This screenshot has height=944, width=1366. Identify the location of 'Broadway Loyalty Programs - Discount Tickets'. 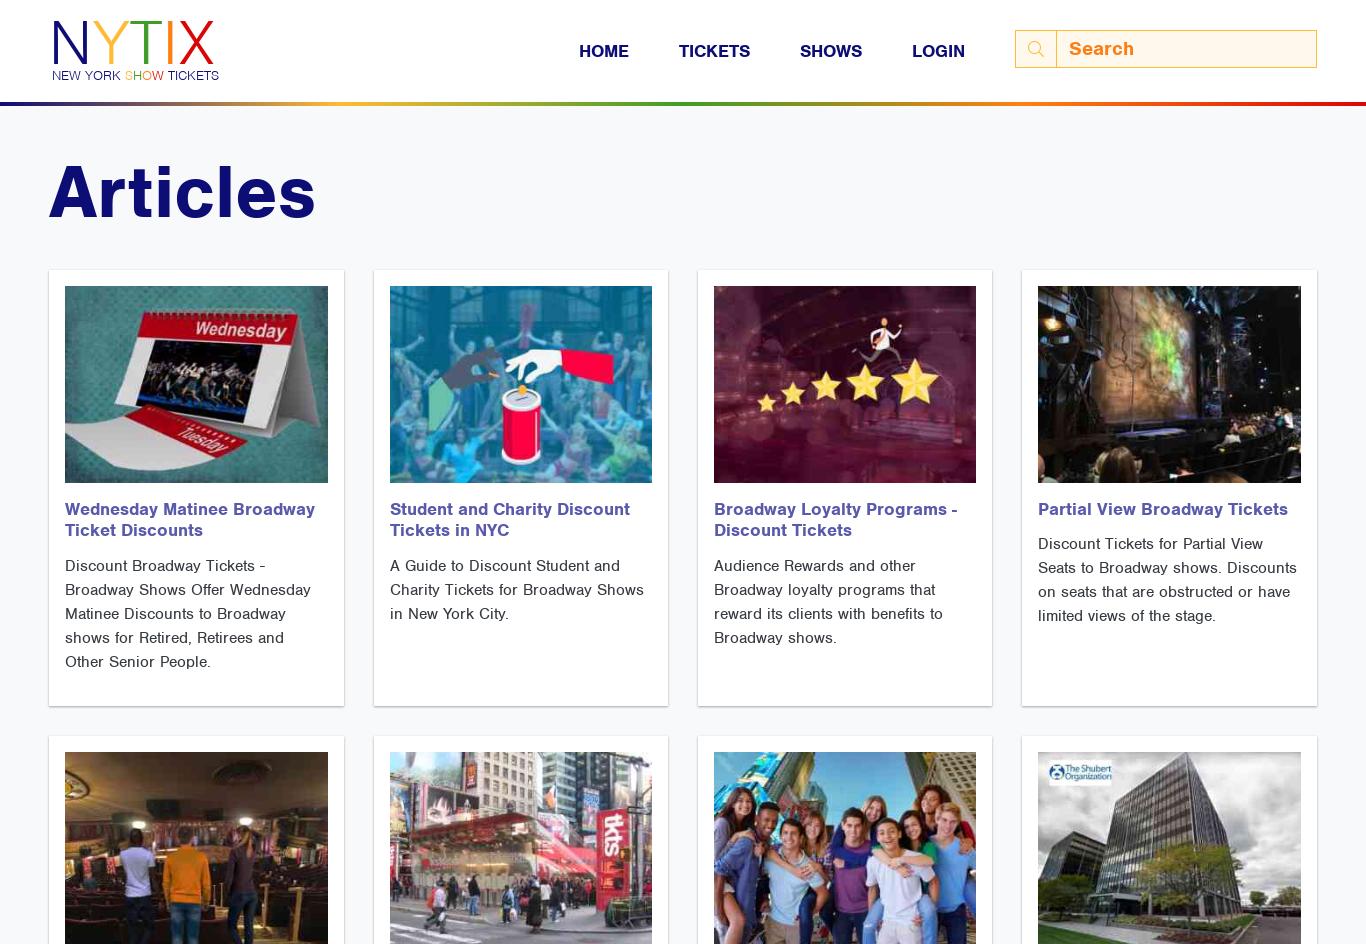
(834, 519).